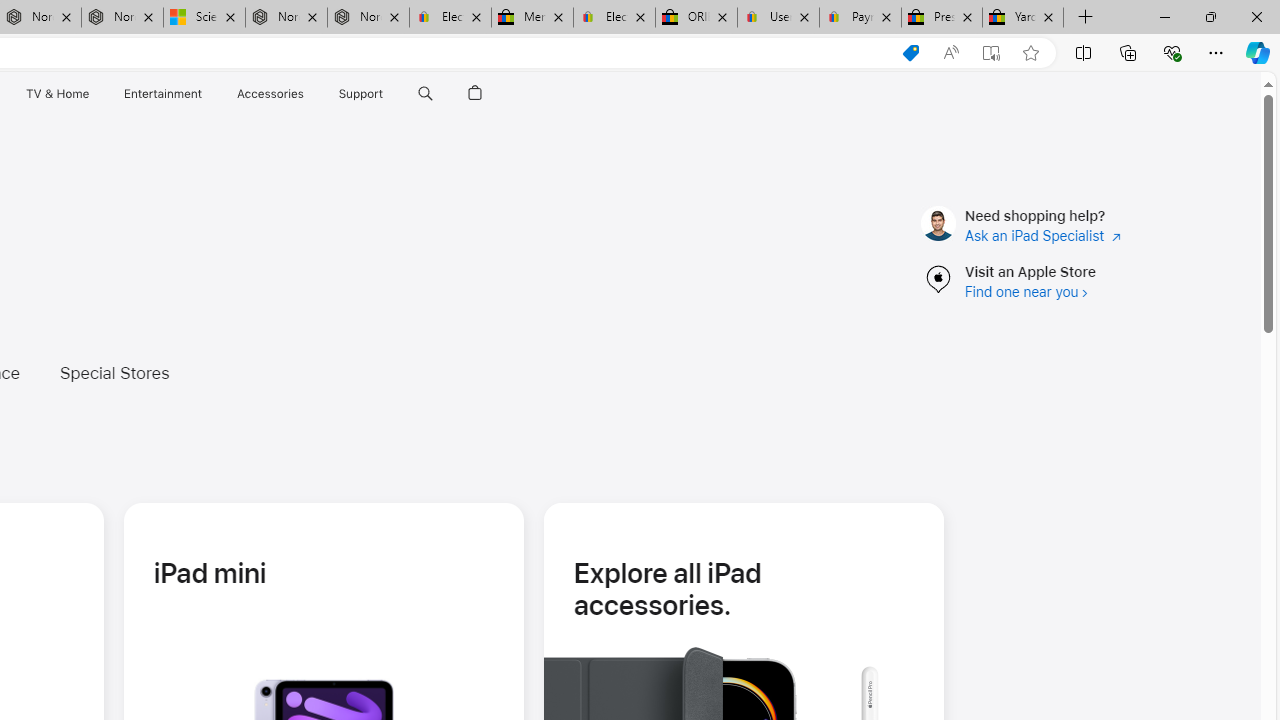 This screenshot has height=720, width=1280. What do you see at coordinates (387, 93) in the screenshot?
I see `'Class: globalnav-submenu-trigger-item'` at bounding box center [387, 93].